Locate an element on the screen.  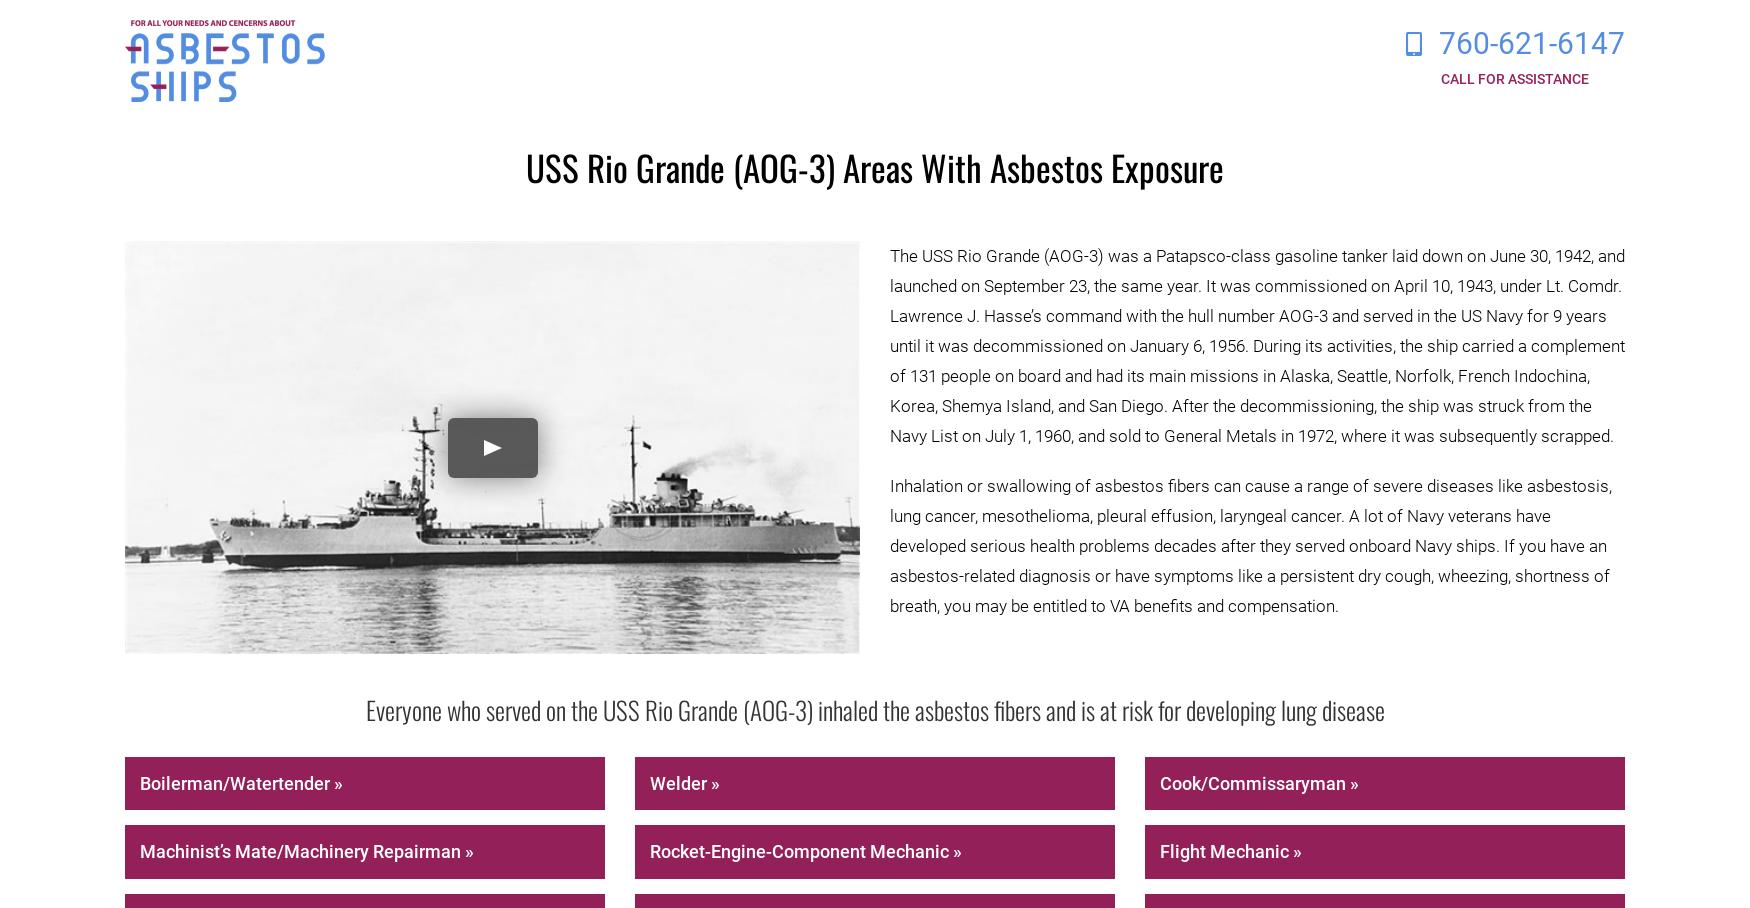
'Everyone who served on the USS Rio Grande (AOG-3) inhaled the asbestos fibers and is at risk for developing lung disease' is located at coordinates (874, 708).